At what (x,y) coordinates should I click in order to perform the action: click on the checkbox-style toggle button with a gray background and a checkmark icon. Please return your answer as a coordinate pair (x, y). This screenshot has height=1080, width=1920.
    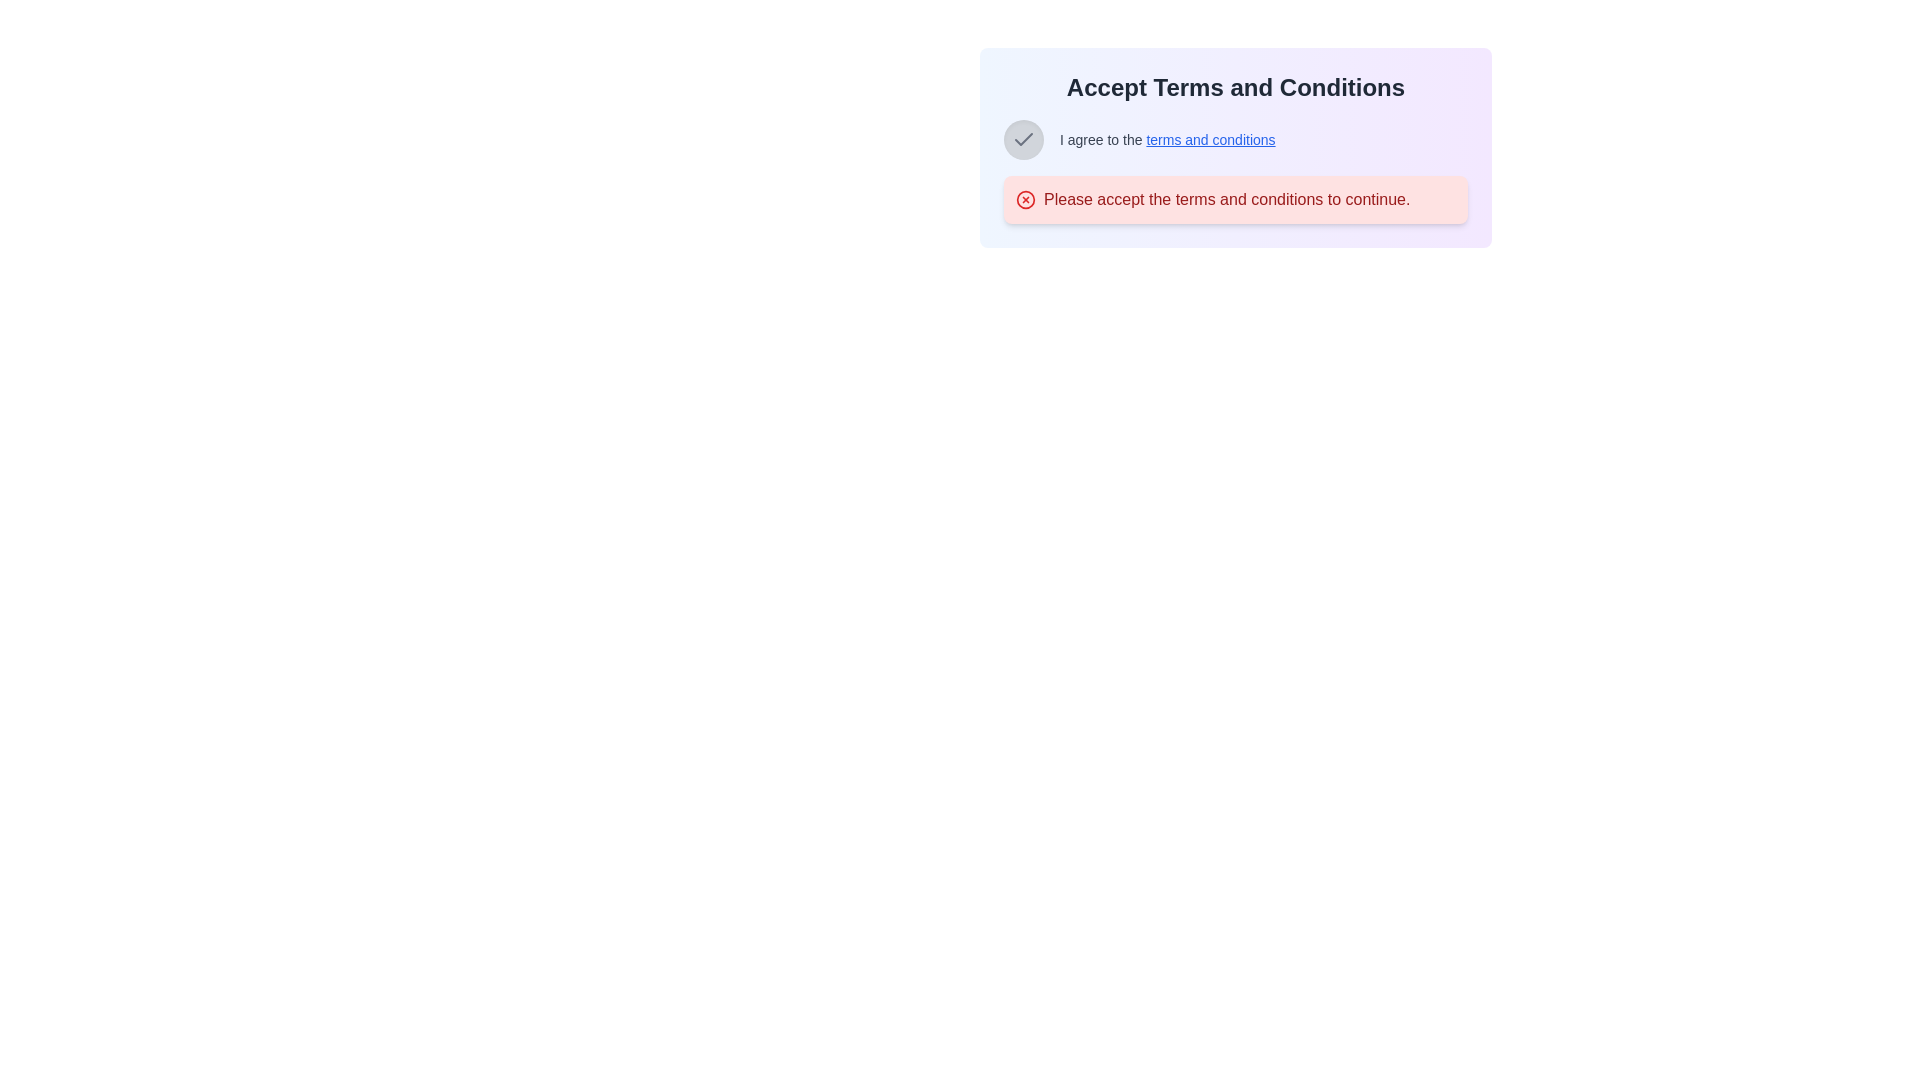
    Looking at the image, I should click on (1023, 138).